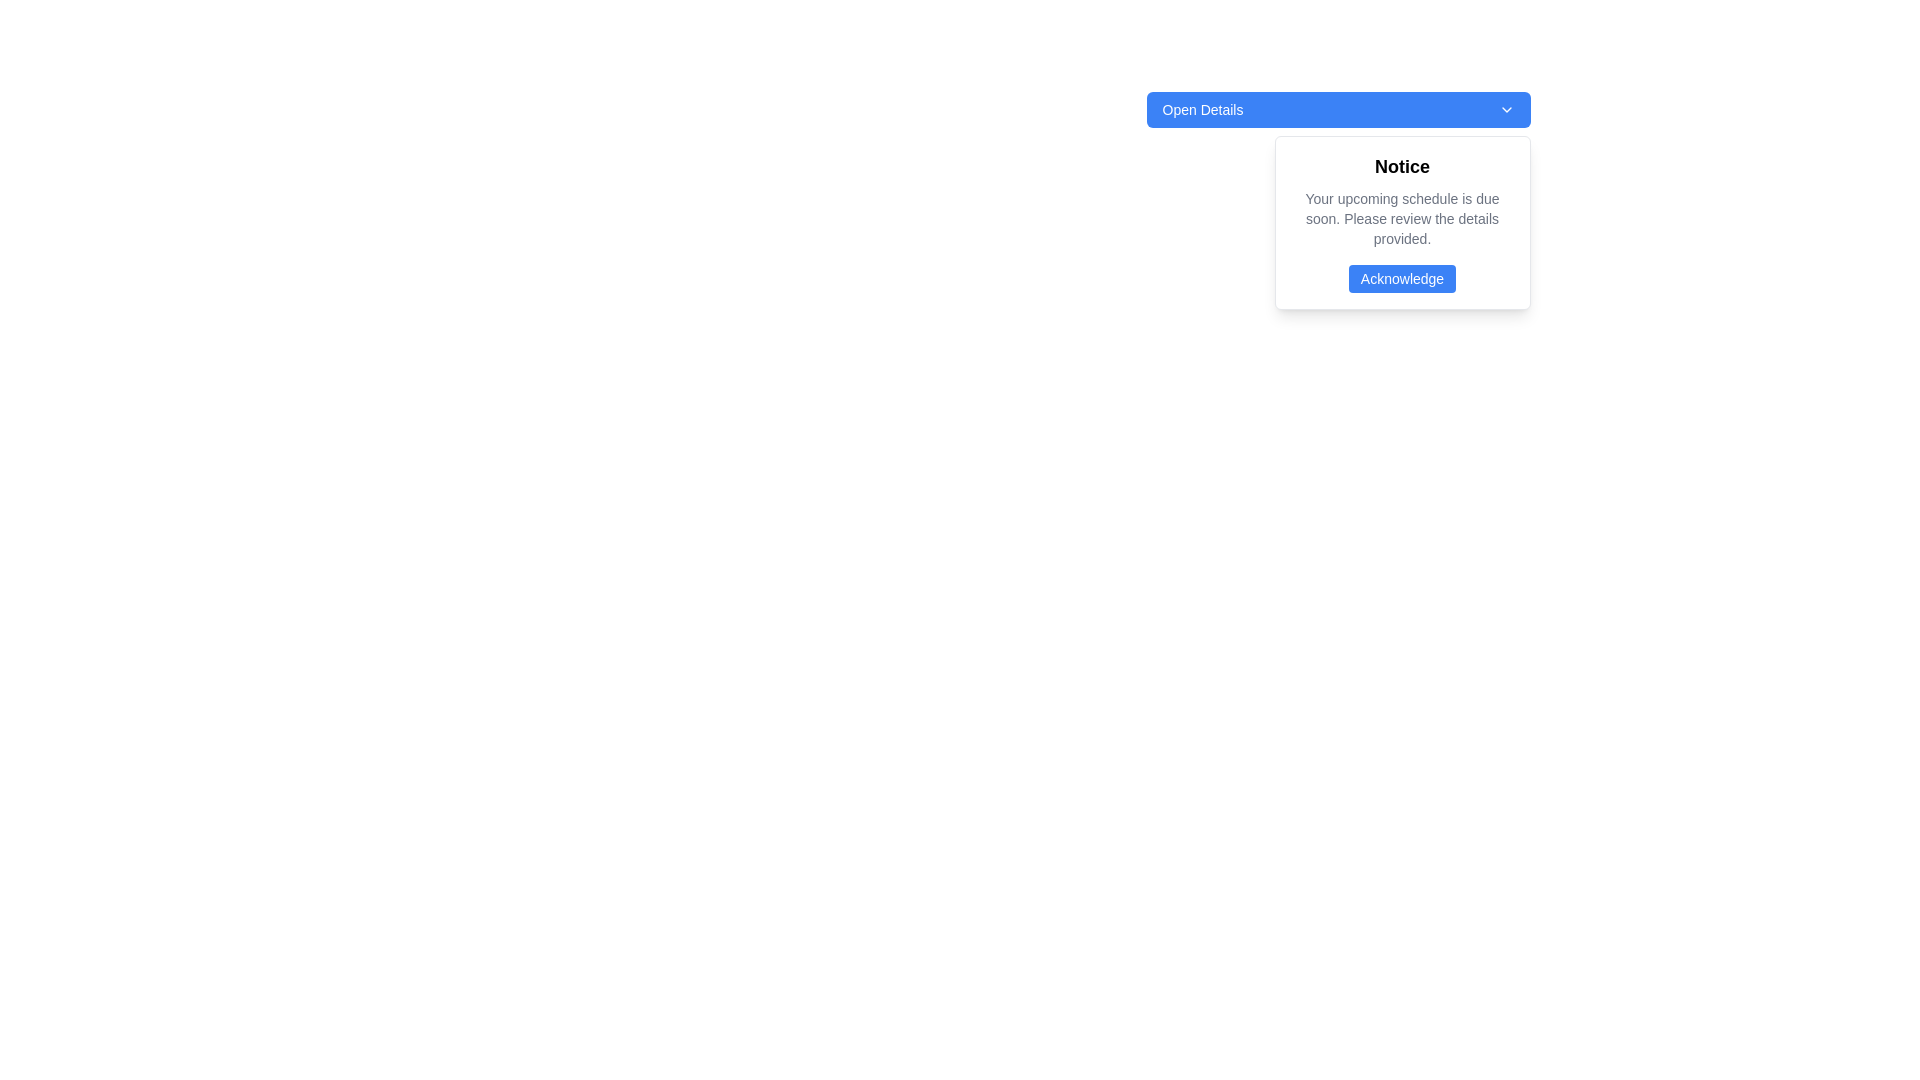  What do you see at coordinates (1401, 278) in the screenshot?
I see `the acknowledgment button located at the bottom of the notification panel titled 'Notice' to confirm the user's acknowledgment of the message` at bounding box center [1401, 278].